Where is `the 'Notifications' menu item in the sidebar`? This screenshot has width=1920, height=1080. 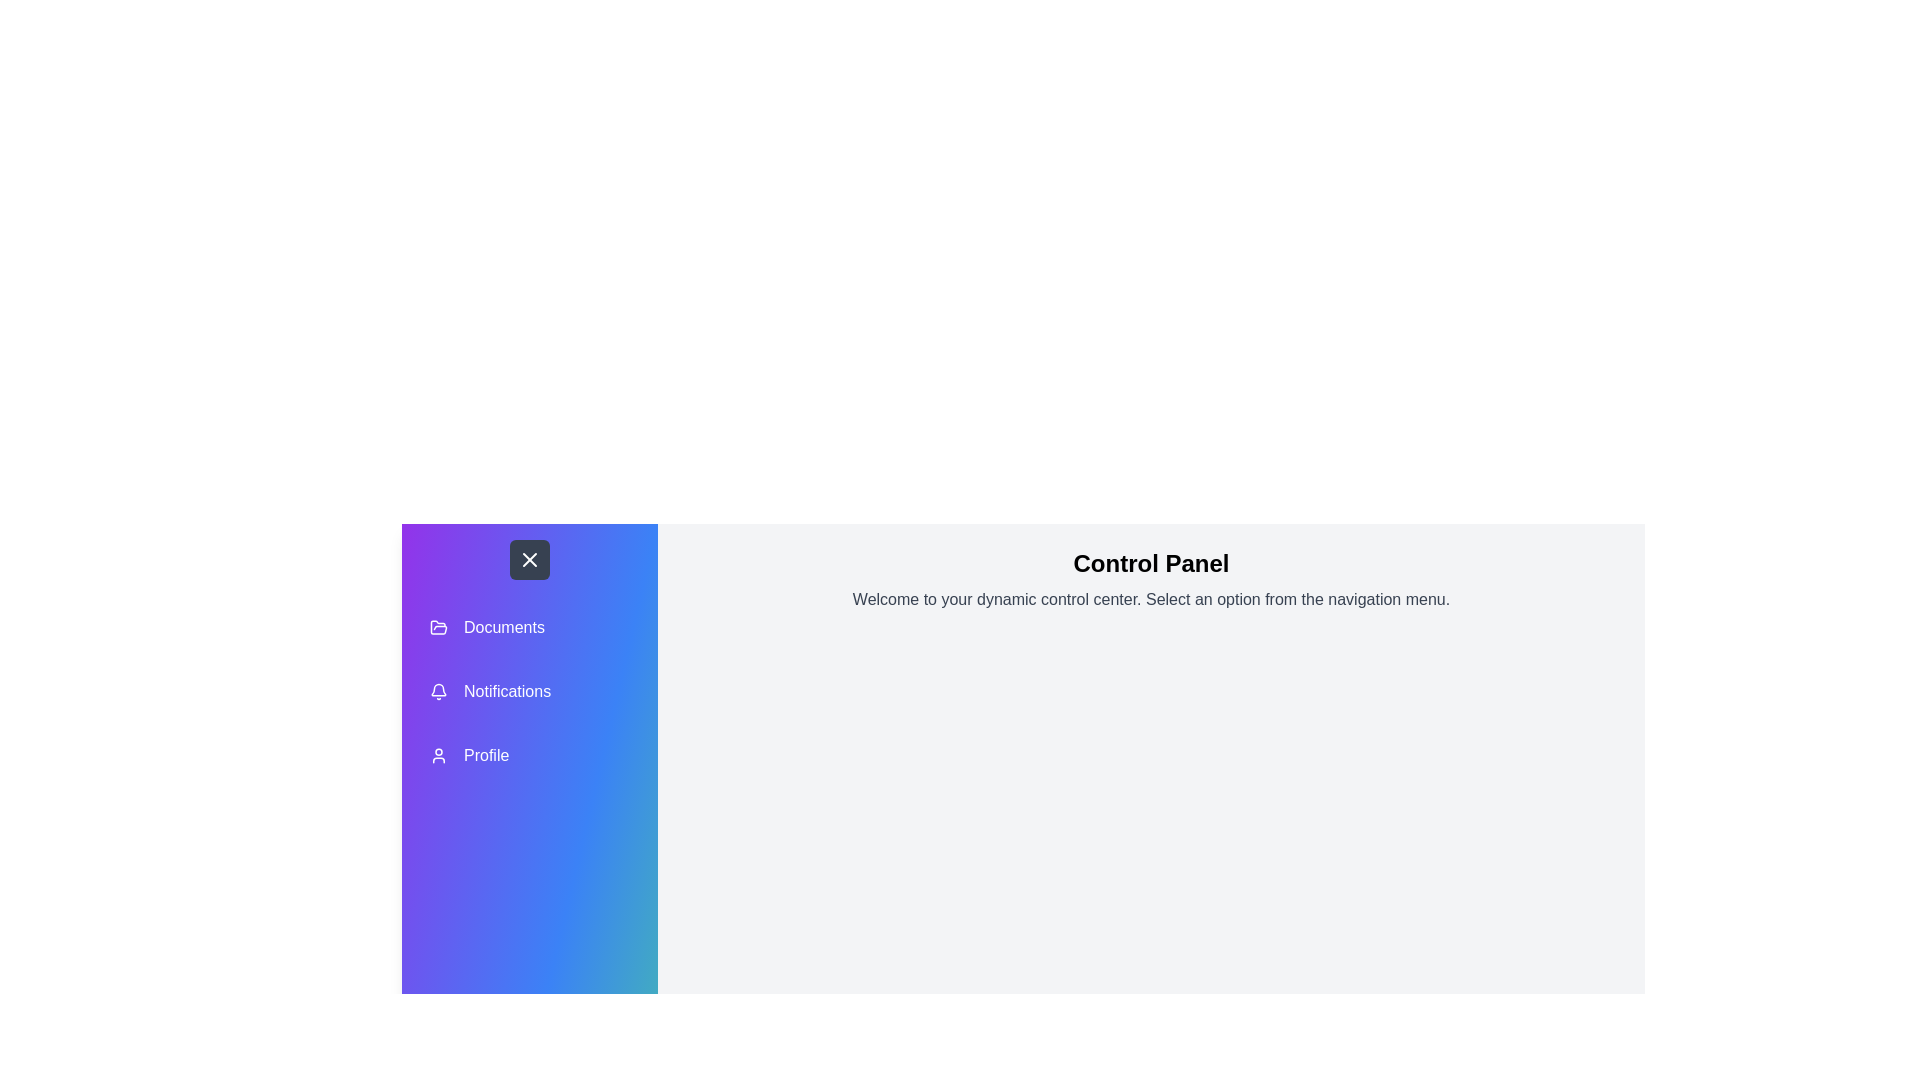
the 'Notifications' menu item in the sidebar is located at coordinates (529, 690).